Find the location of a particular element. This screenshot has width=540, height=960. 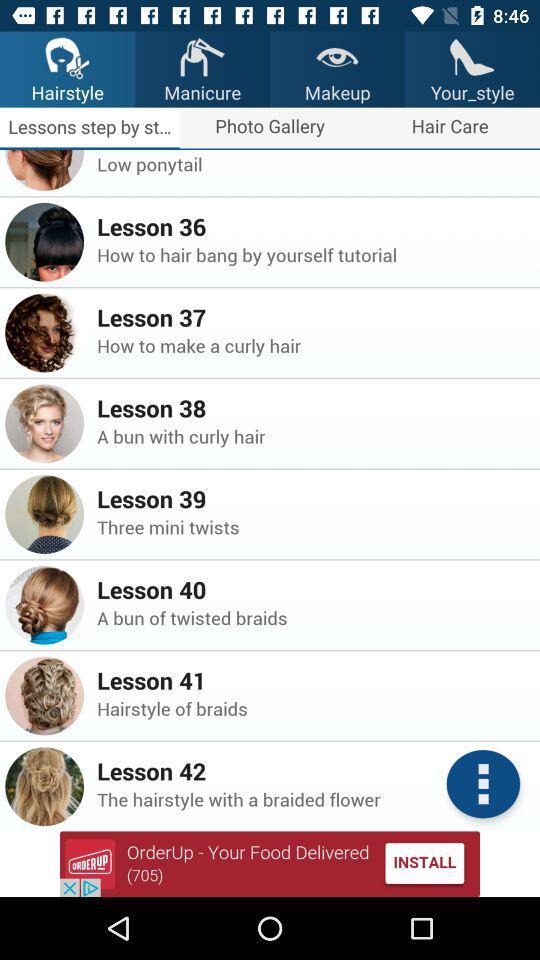

app above the three mini twists item is located at coordinates (312, 497).